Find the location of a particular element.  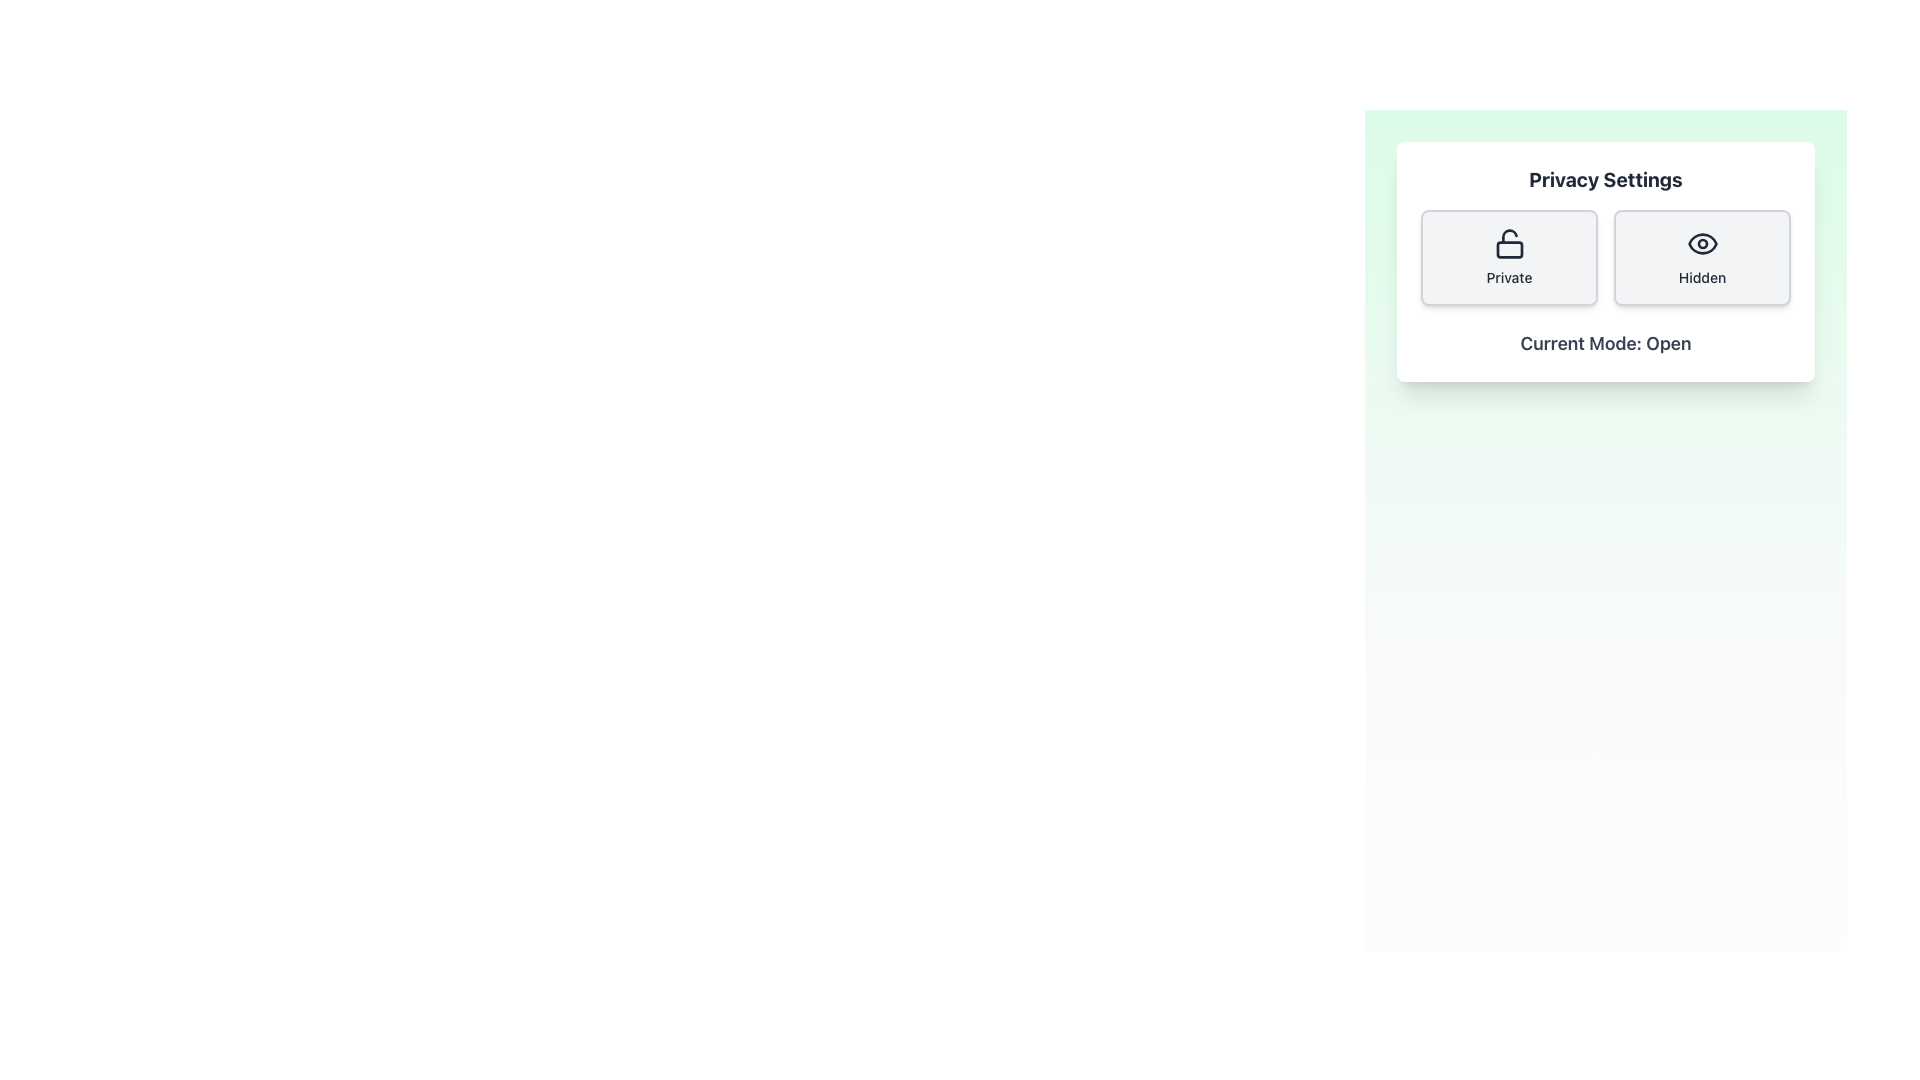

the text label 'Private' that indicates the privacy setting option is located at coordinates (1509, 277).